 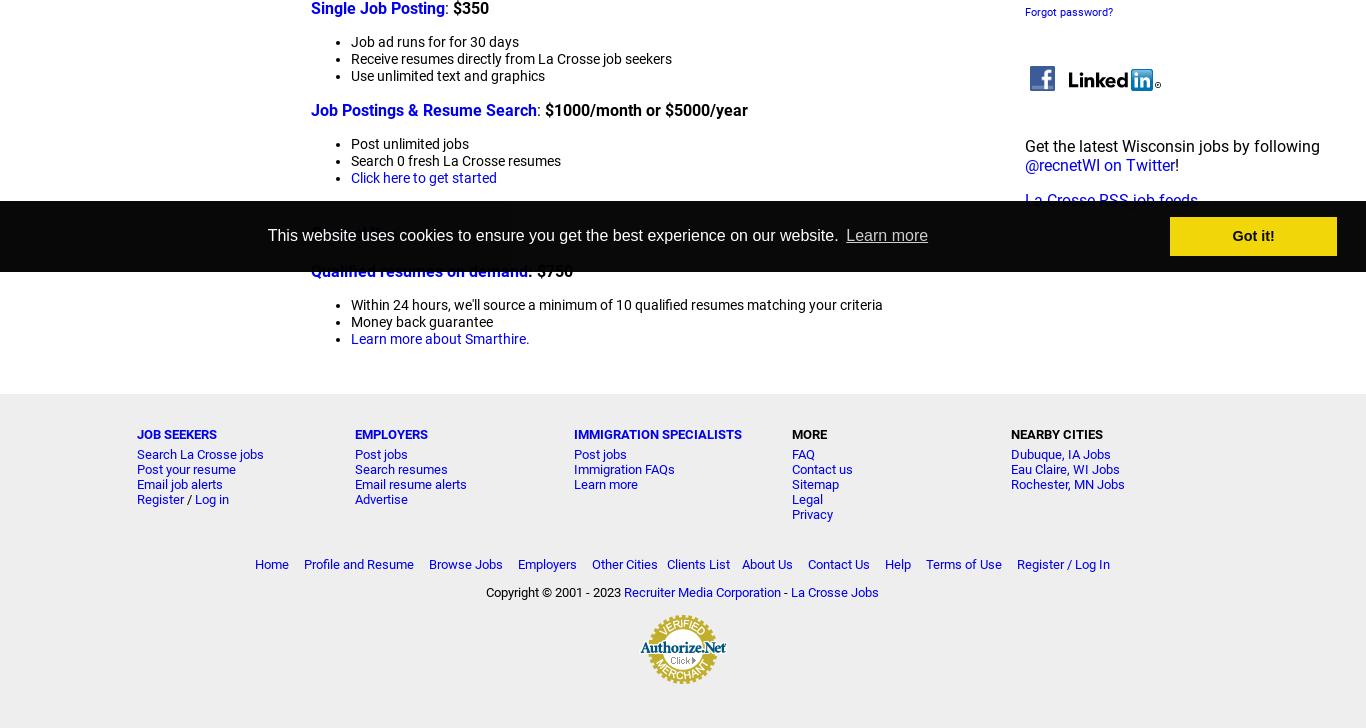 I want to click on 'Other Cities', so click(x=591, y=564).